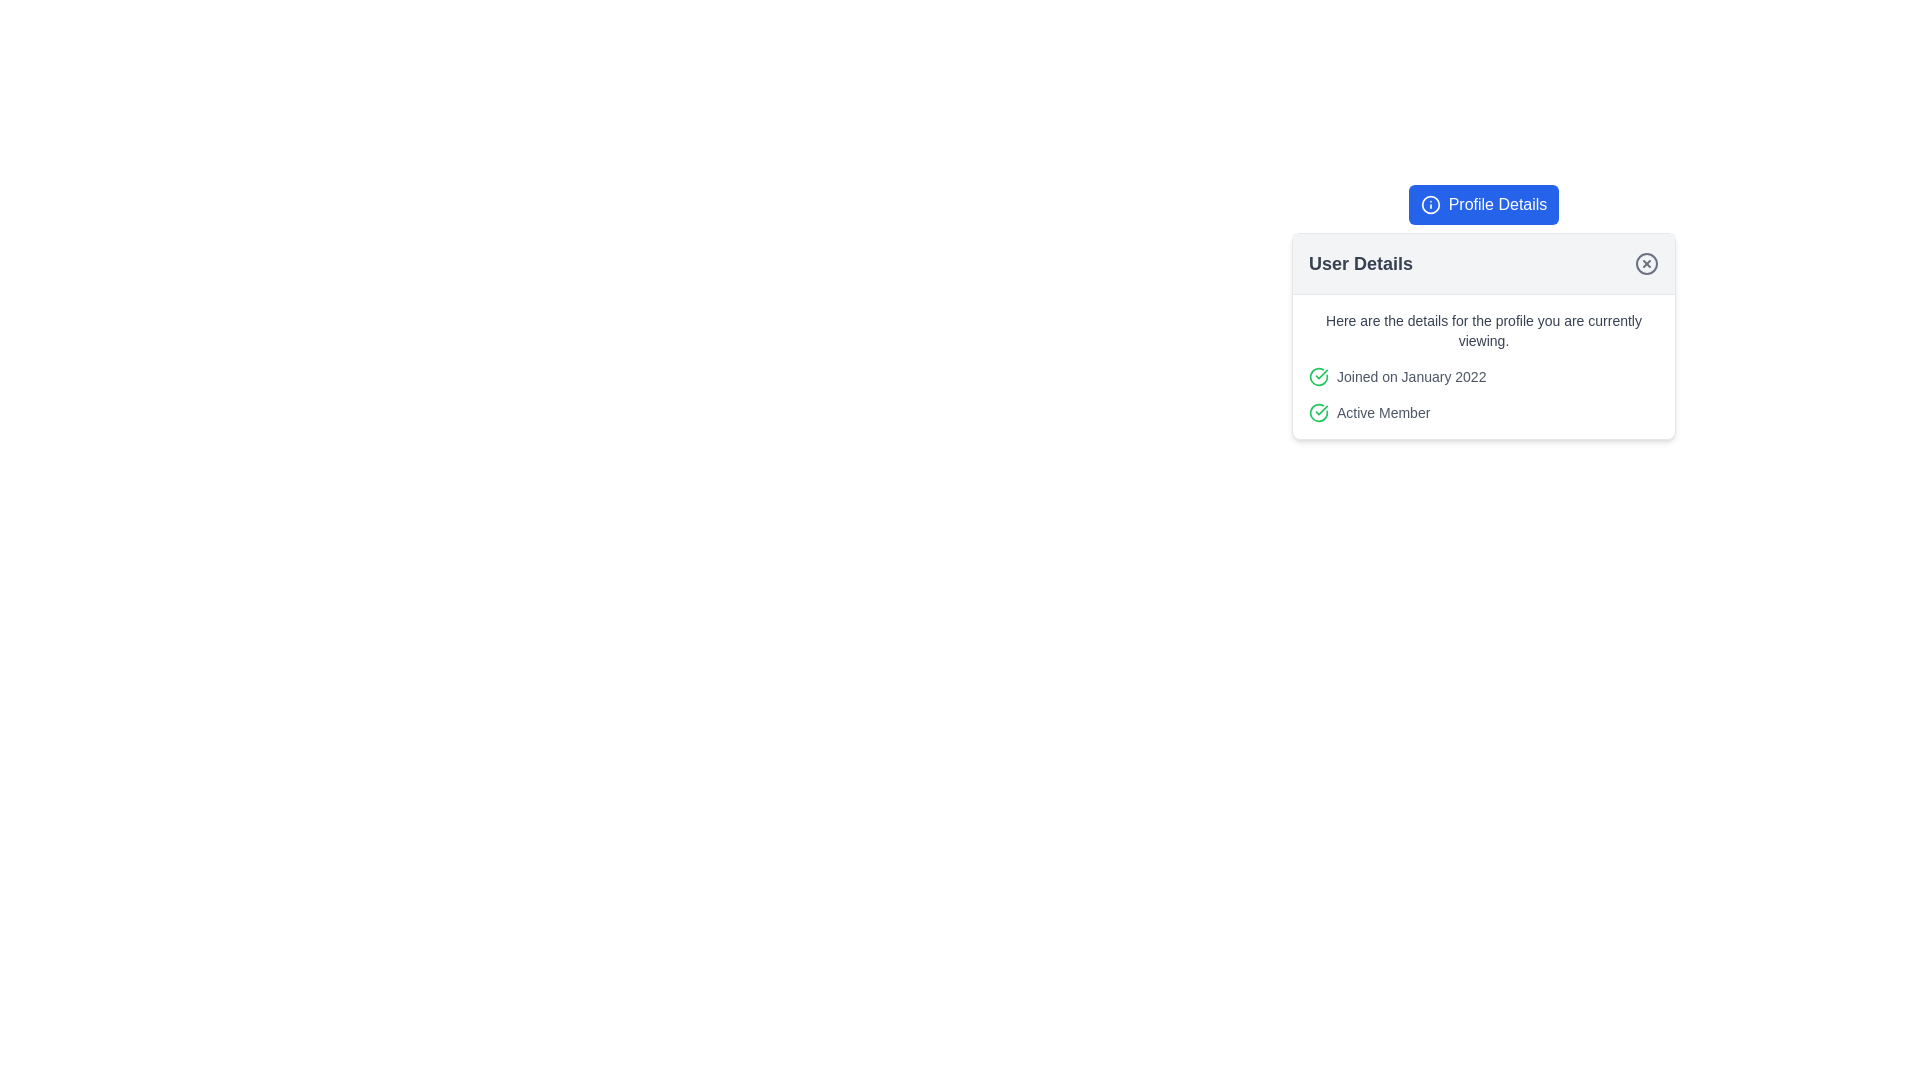  Describe the element at coordinates (1646, 262) in the screenshot. I see `the close button located in the top-right corner of the 'User Details' card` at that location.